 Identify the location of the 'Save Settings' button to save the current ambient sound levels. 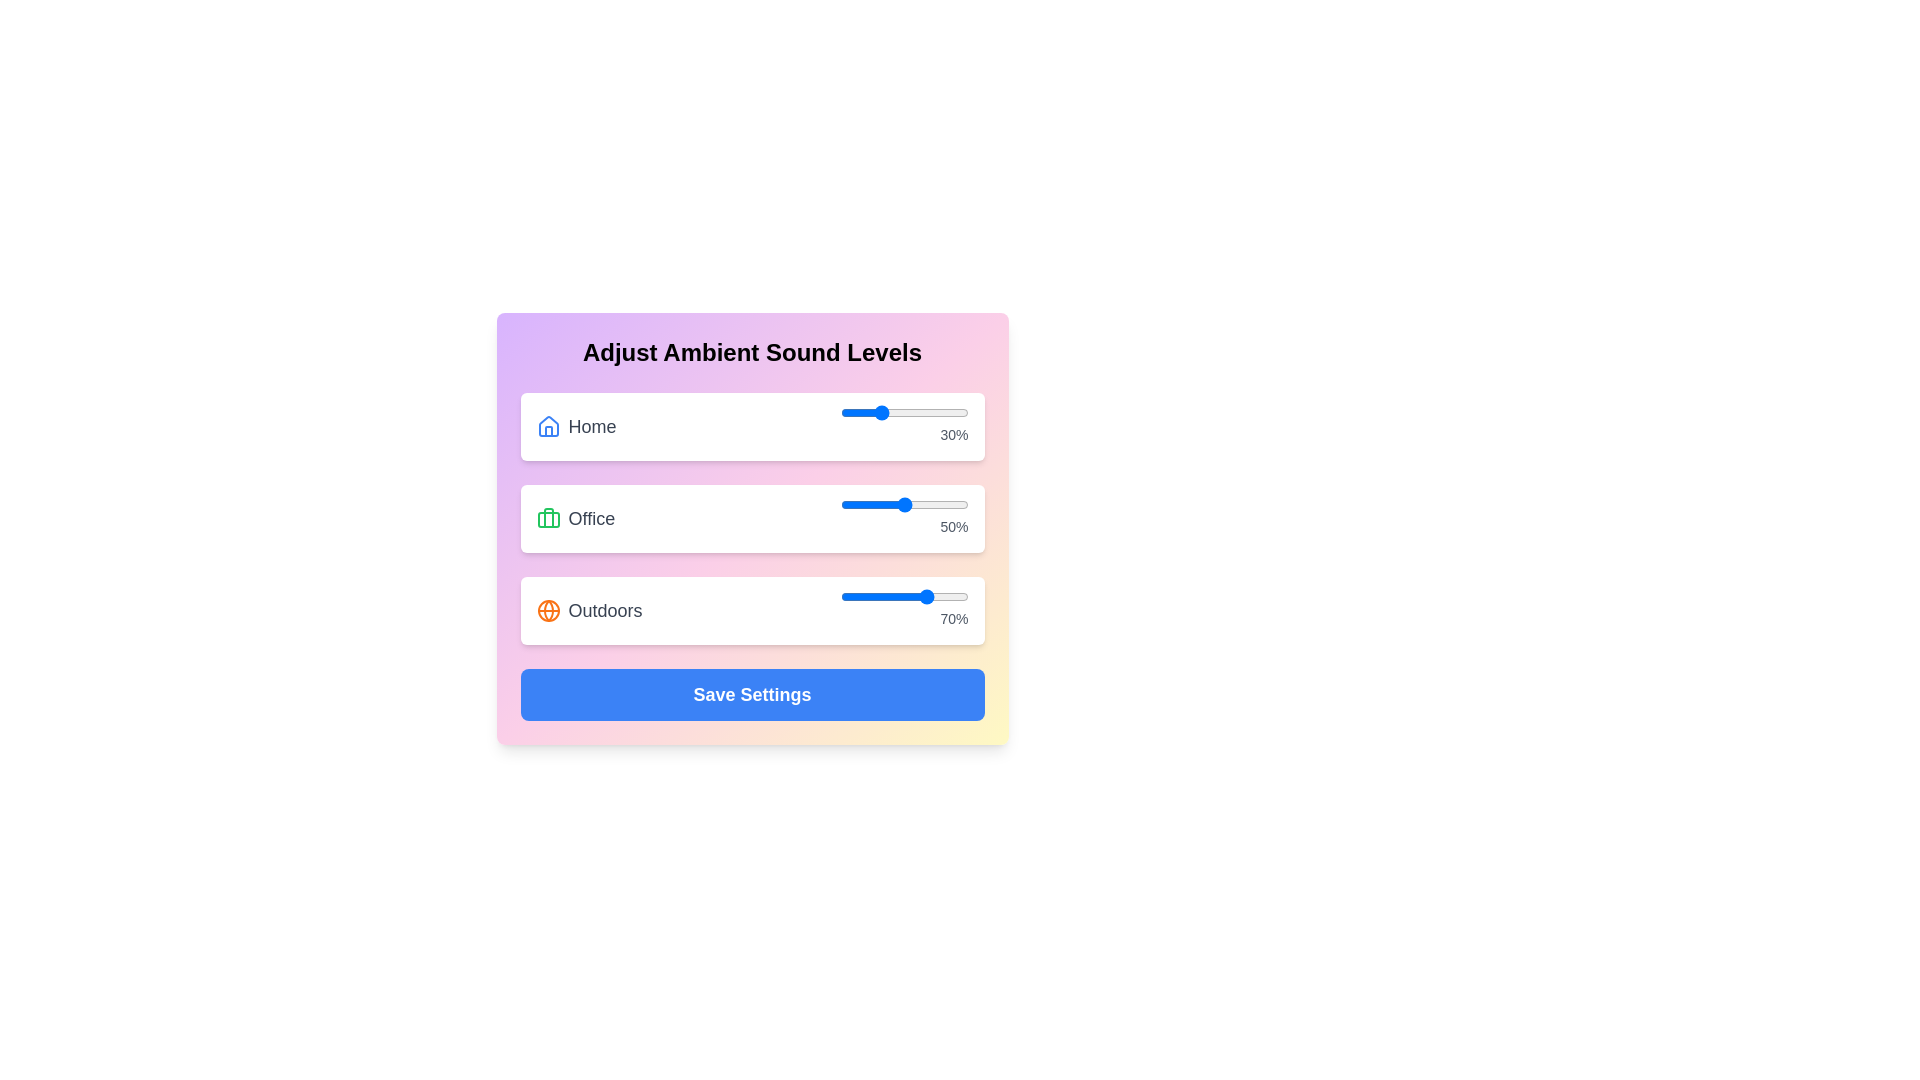
(751, 693).